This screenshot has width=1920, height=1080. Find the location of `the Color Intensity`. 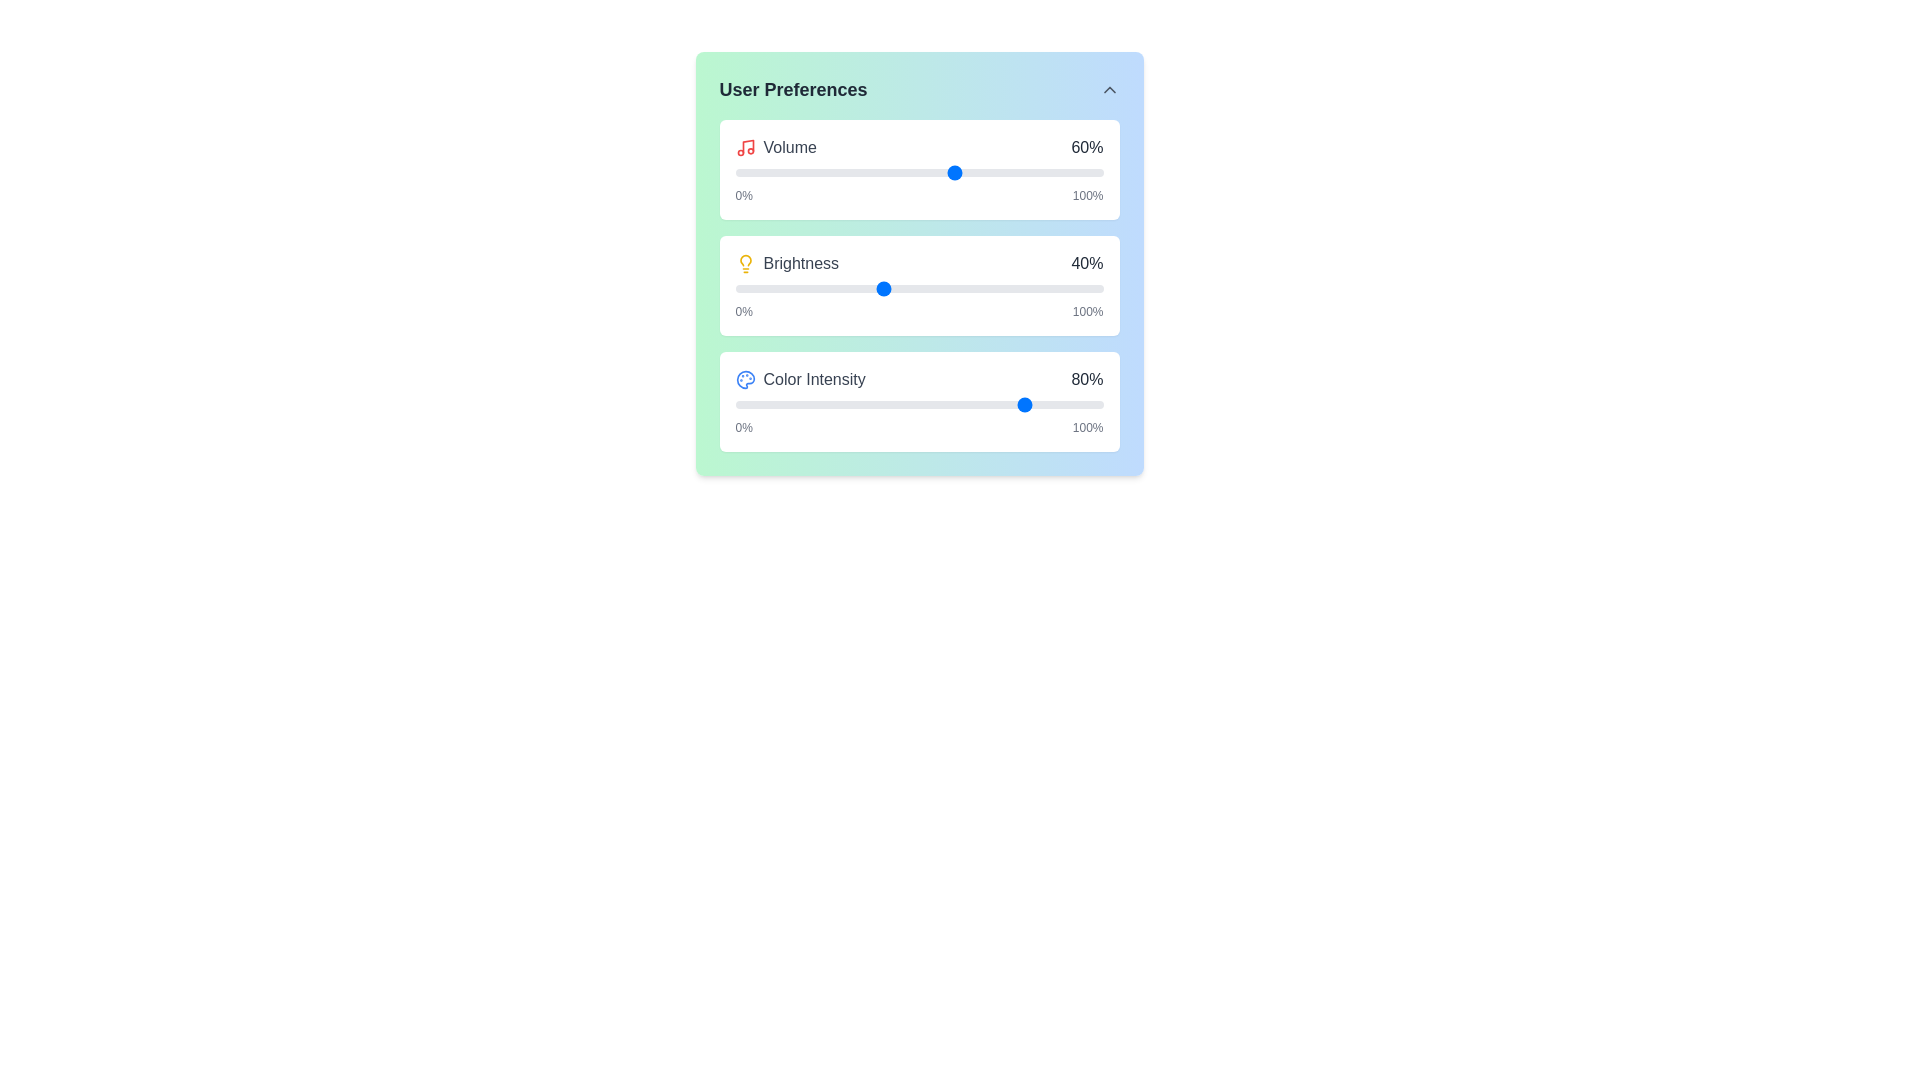

the Color Intensity is located at coordinates (845, 405).